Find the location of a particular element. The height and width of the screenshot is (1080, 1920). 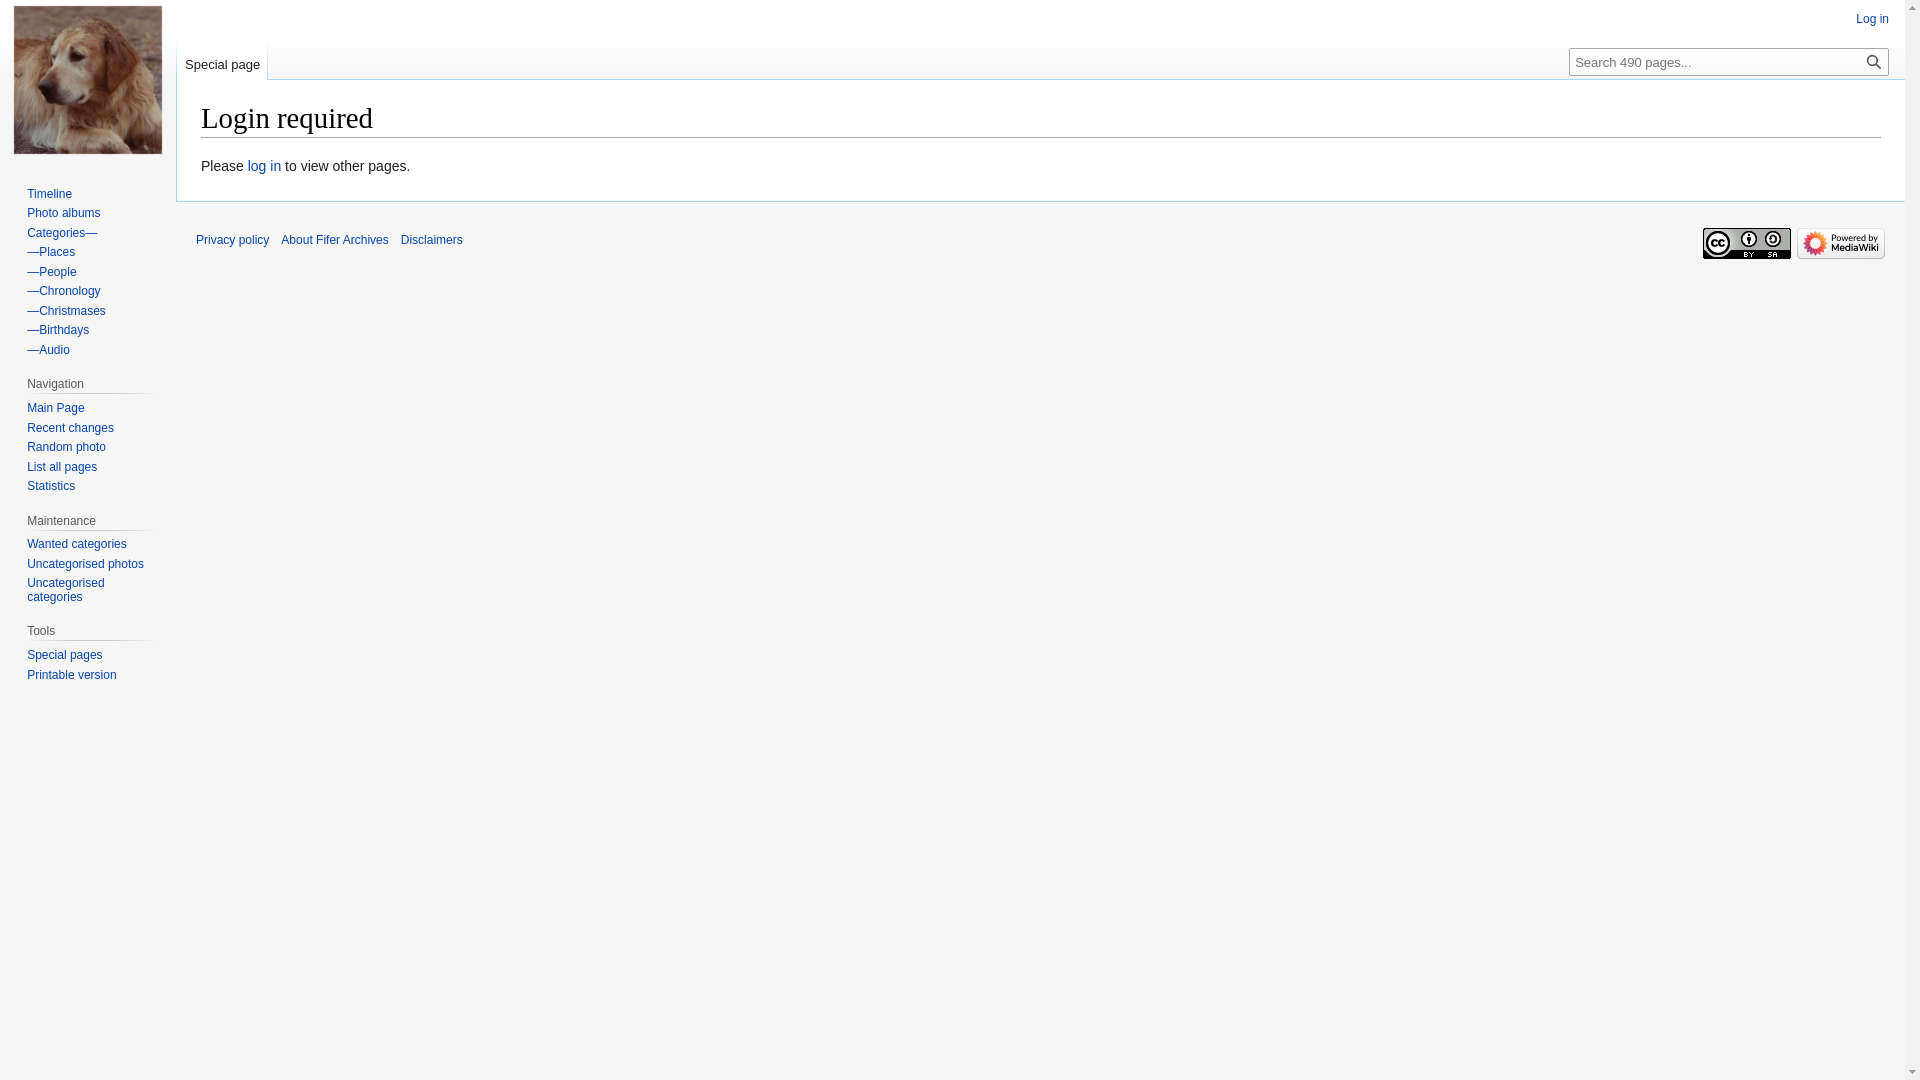

'List all pages' is located at coordinates (27, 466).